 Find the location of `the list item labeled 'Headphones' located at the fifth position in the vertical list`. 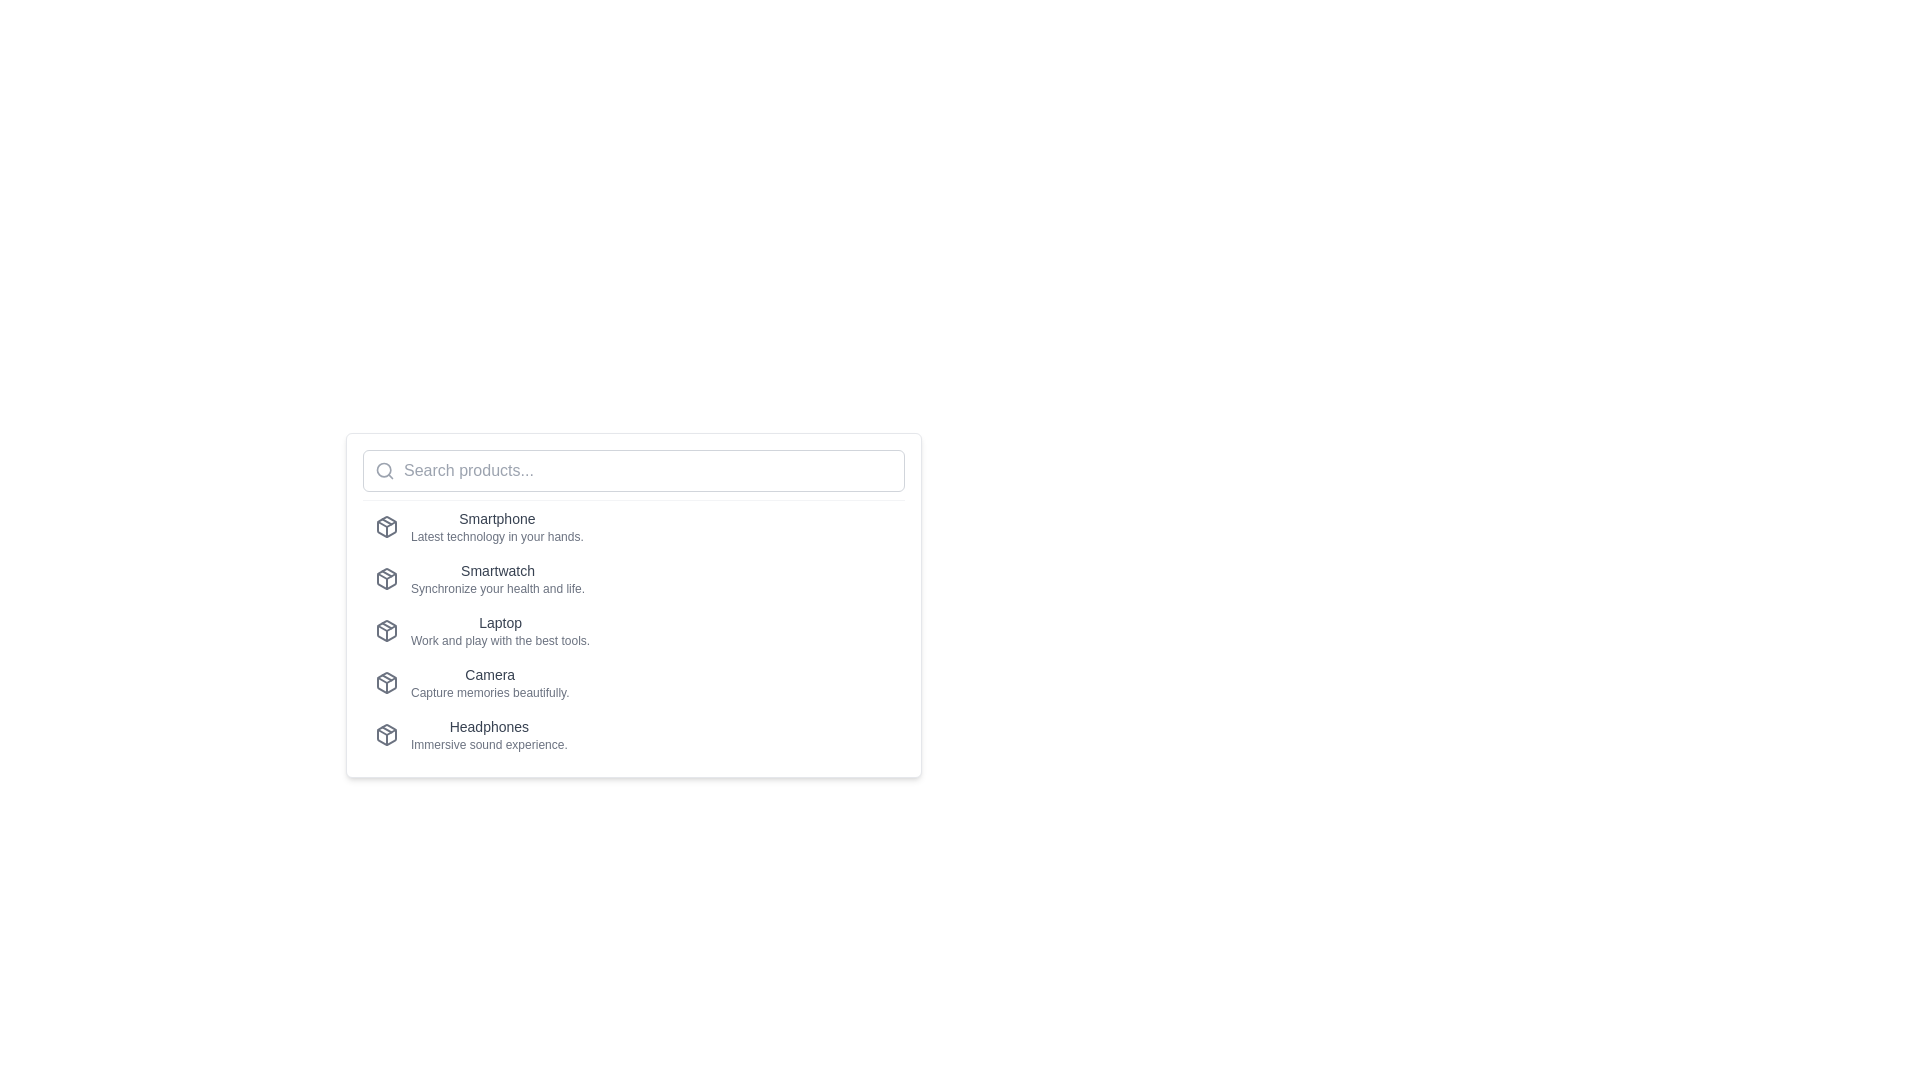

the list item labeled 'Headphones' located at the fifth position in the vertical list is located at coordinates (632, 735).